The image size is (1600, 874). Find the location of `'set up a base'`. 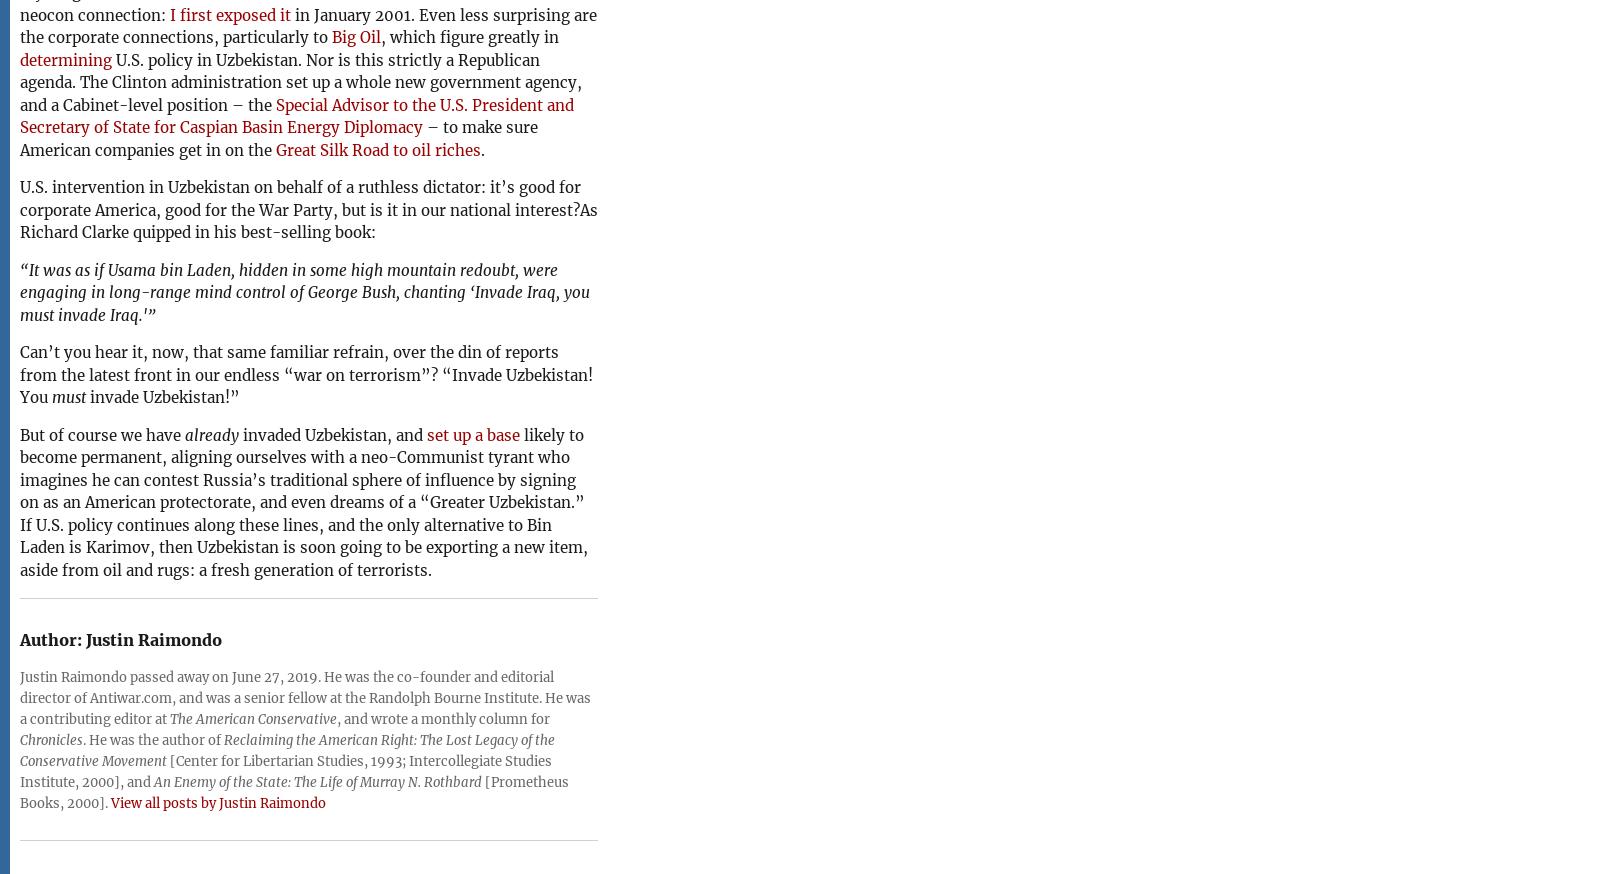

'set up a base' is located at coordinates (472, 434).